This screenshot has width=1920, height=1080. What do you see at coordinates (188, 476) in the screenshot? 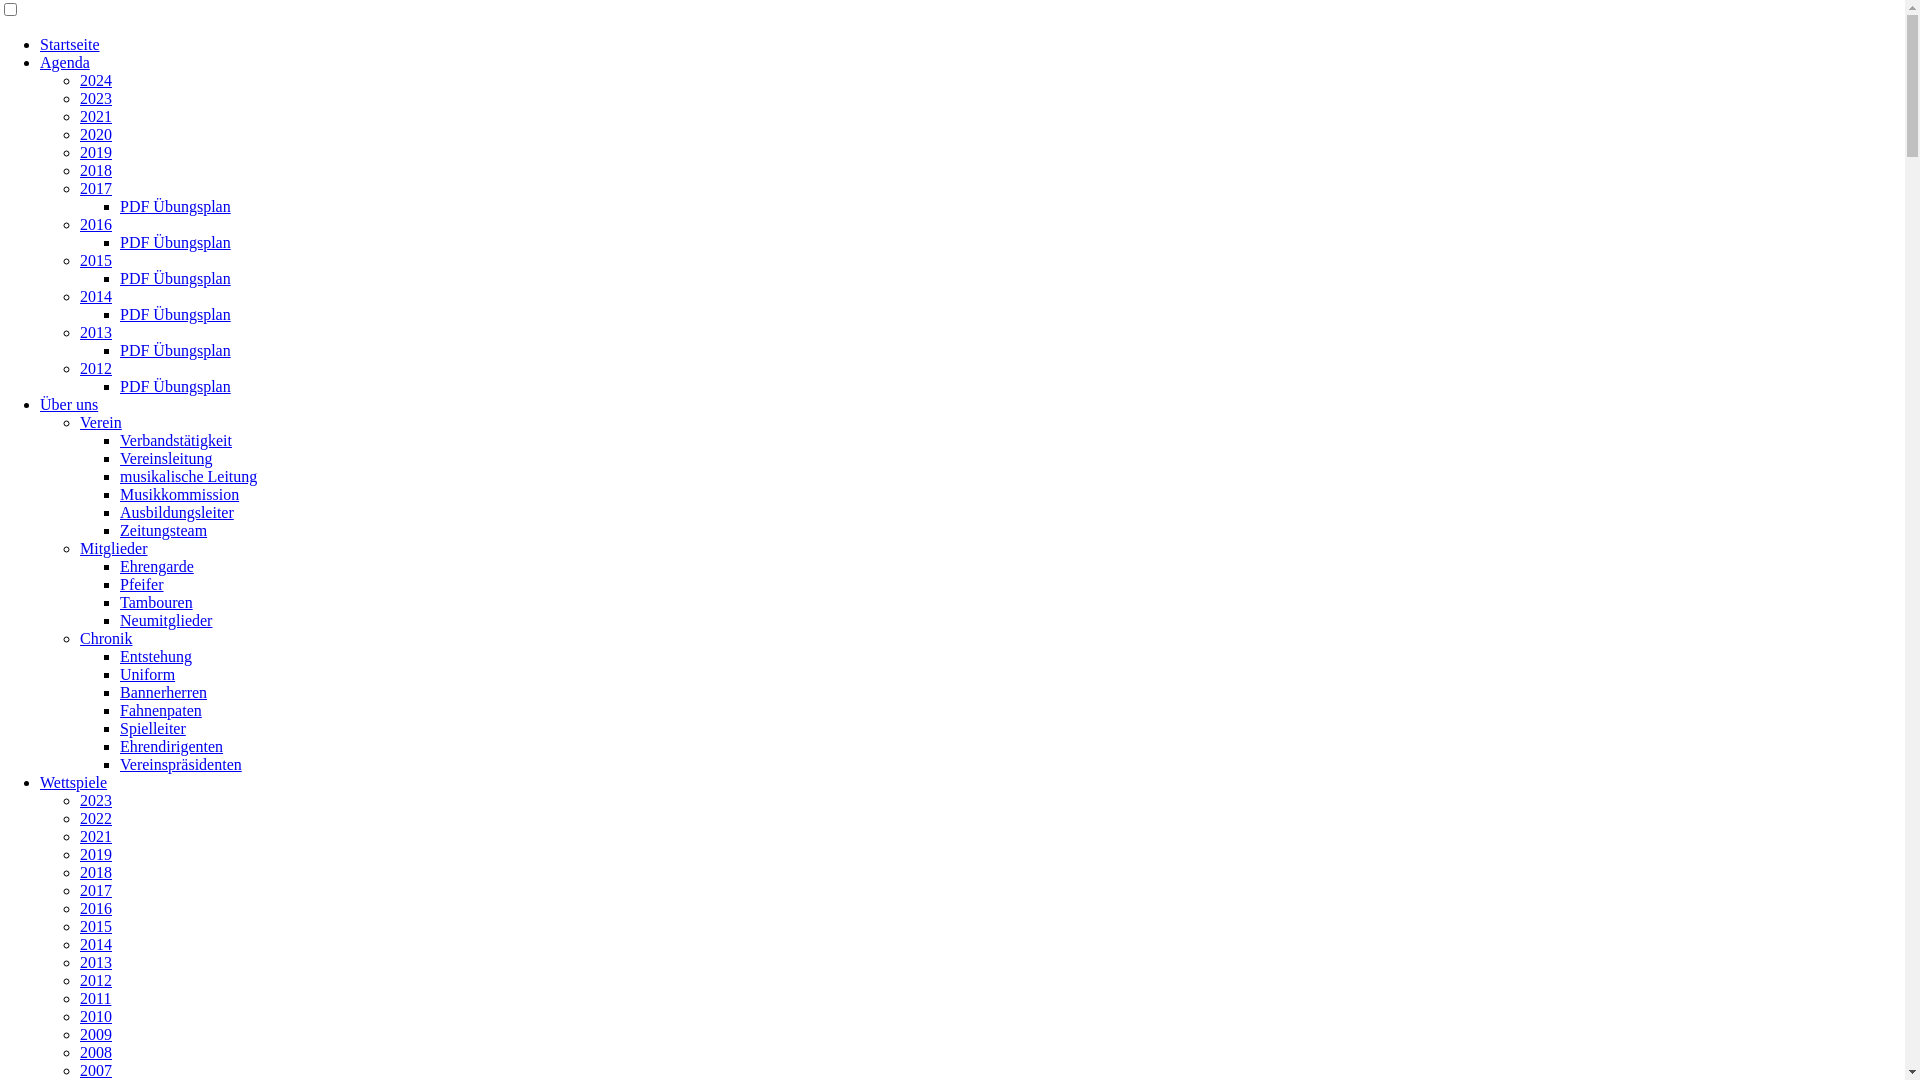
I see `'musikalische Leitung'` at bounding box center [188, 476].